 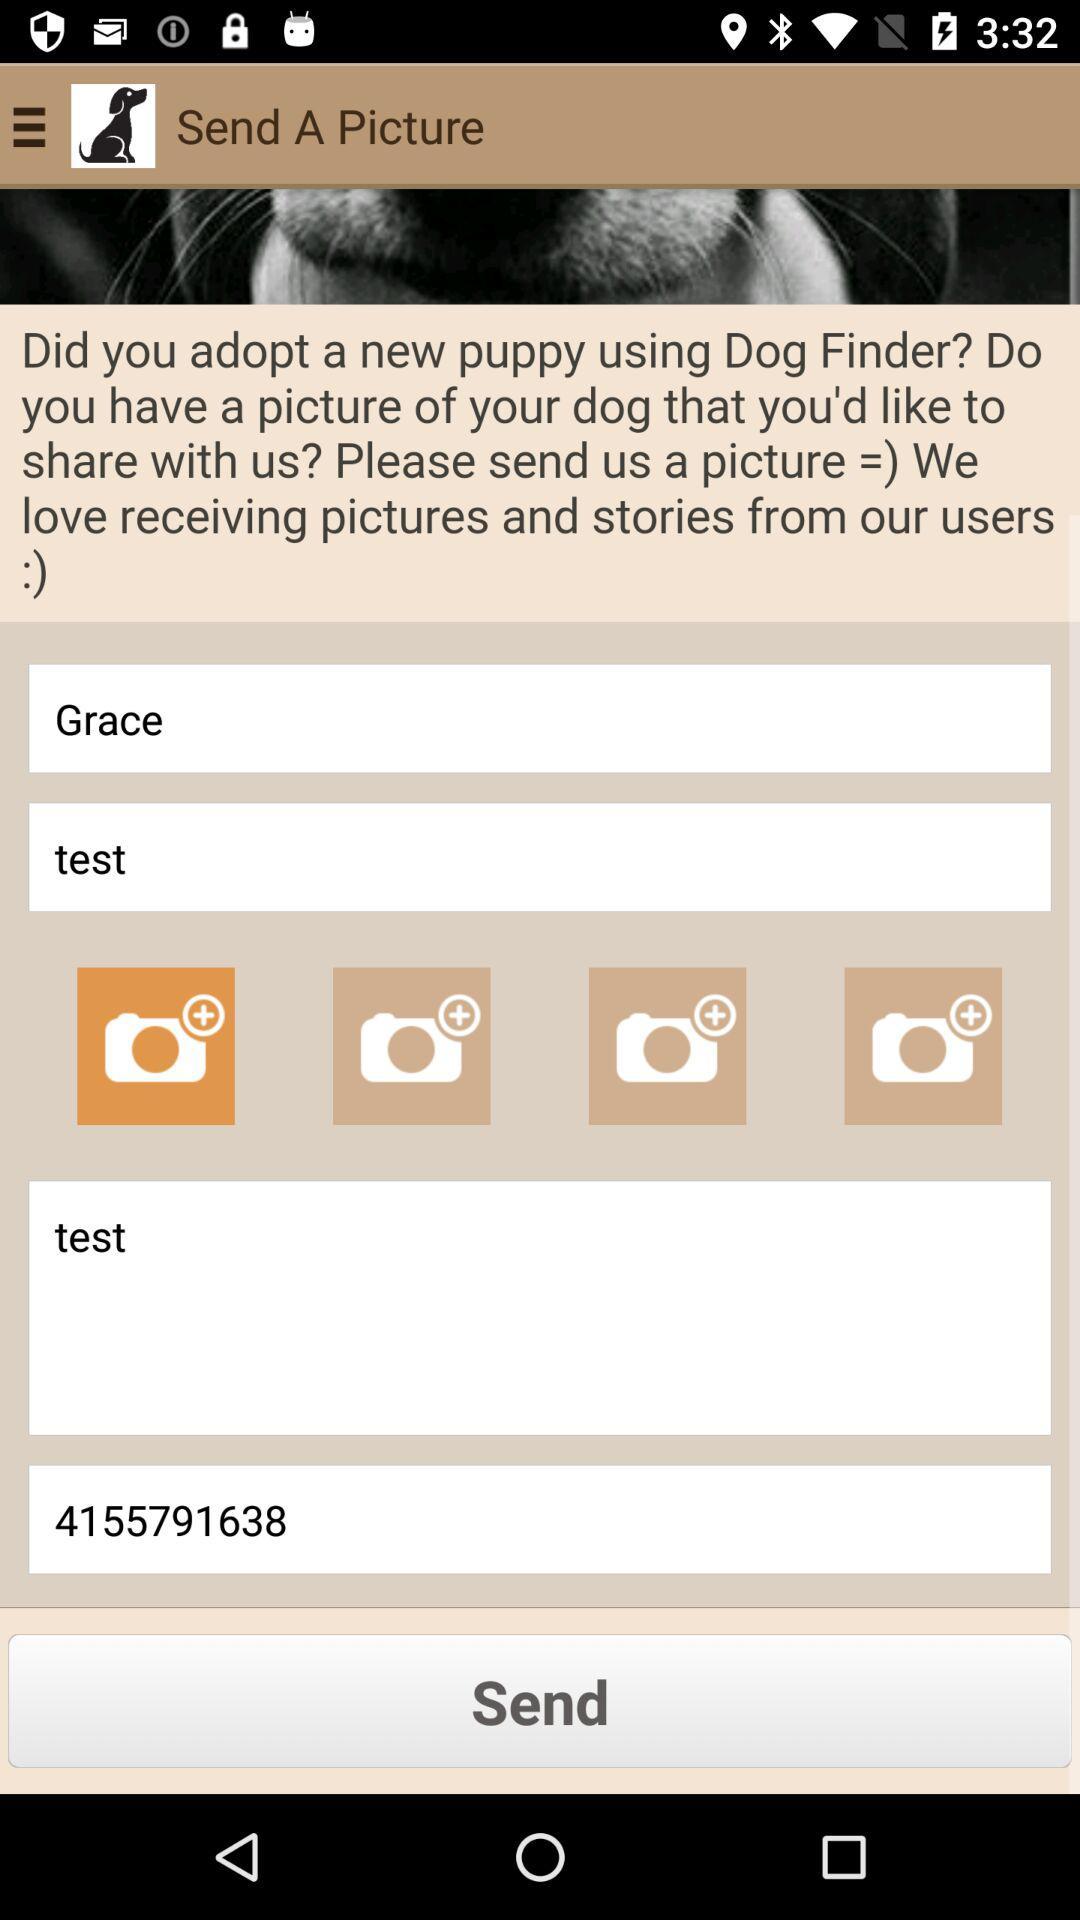 I want to click on the button above test, so click(x=540, y=718).